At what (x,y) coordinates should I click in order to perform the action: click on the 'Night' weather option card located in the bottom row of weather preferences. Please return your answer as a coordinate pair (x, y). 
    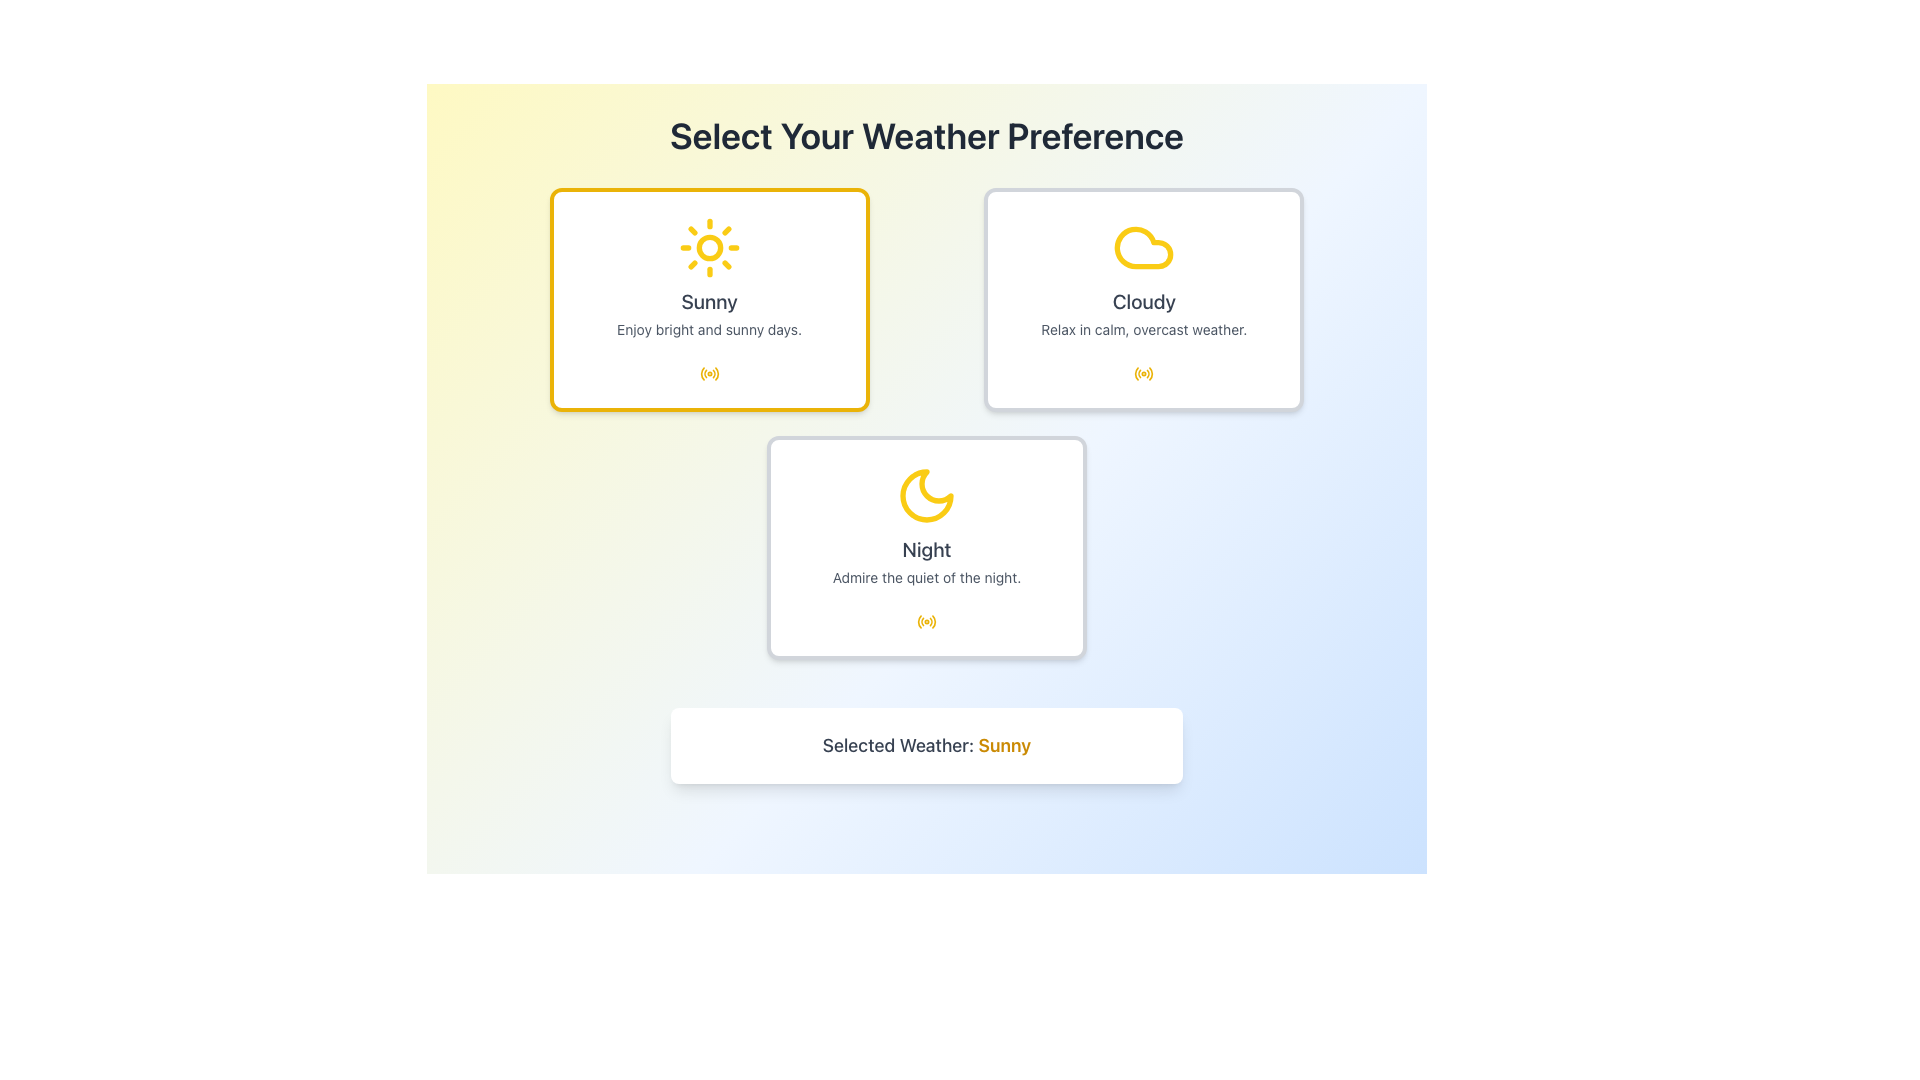
    Looking at the image, I should click on (925, 547).